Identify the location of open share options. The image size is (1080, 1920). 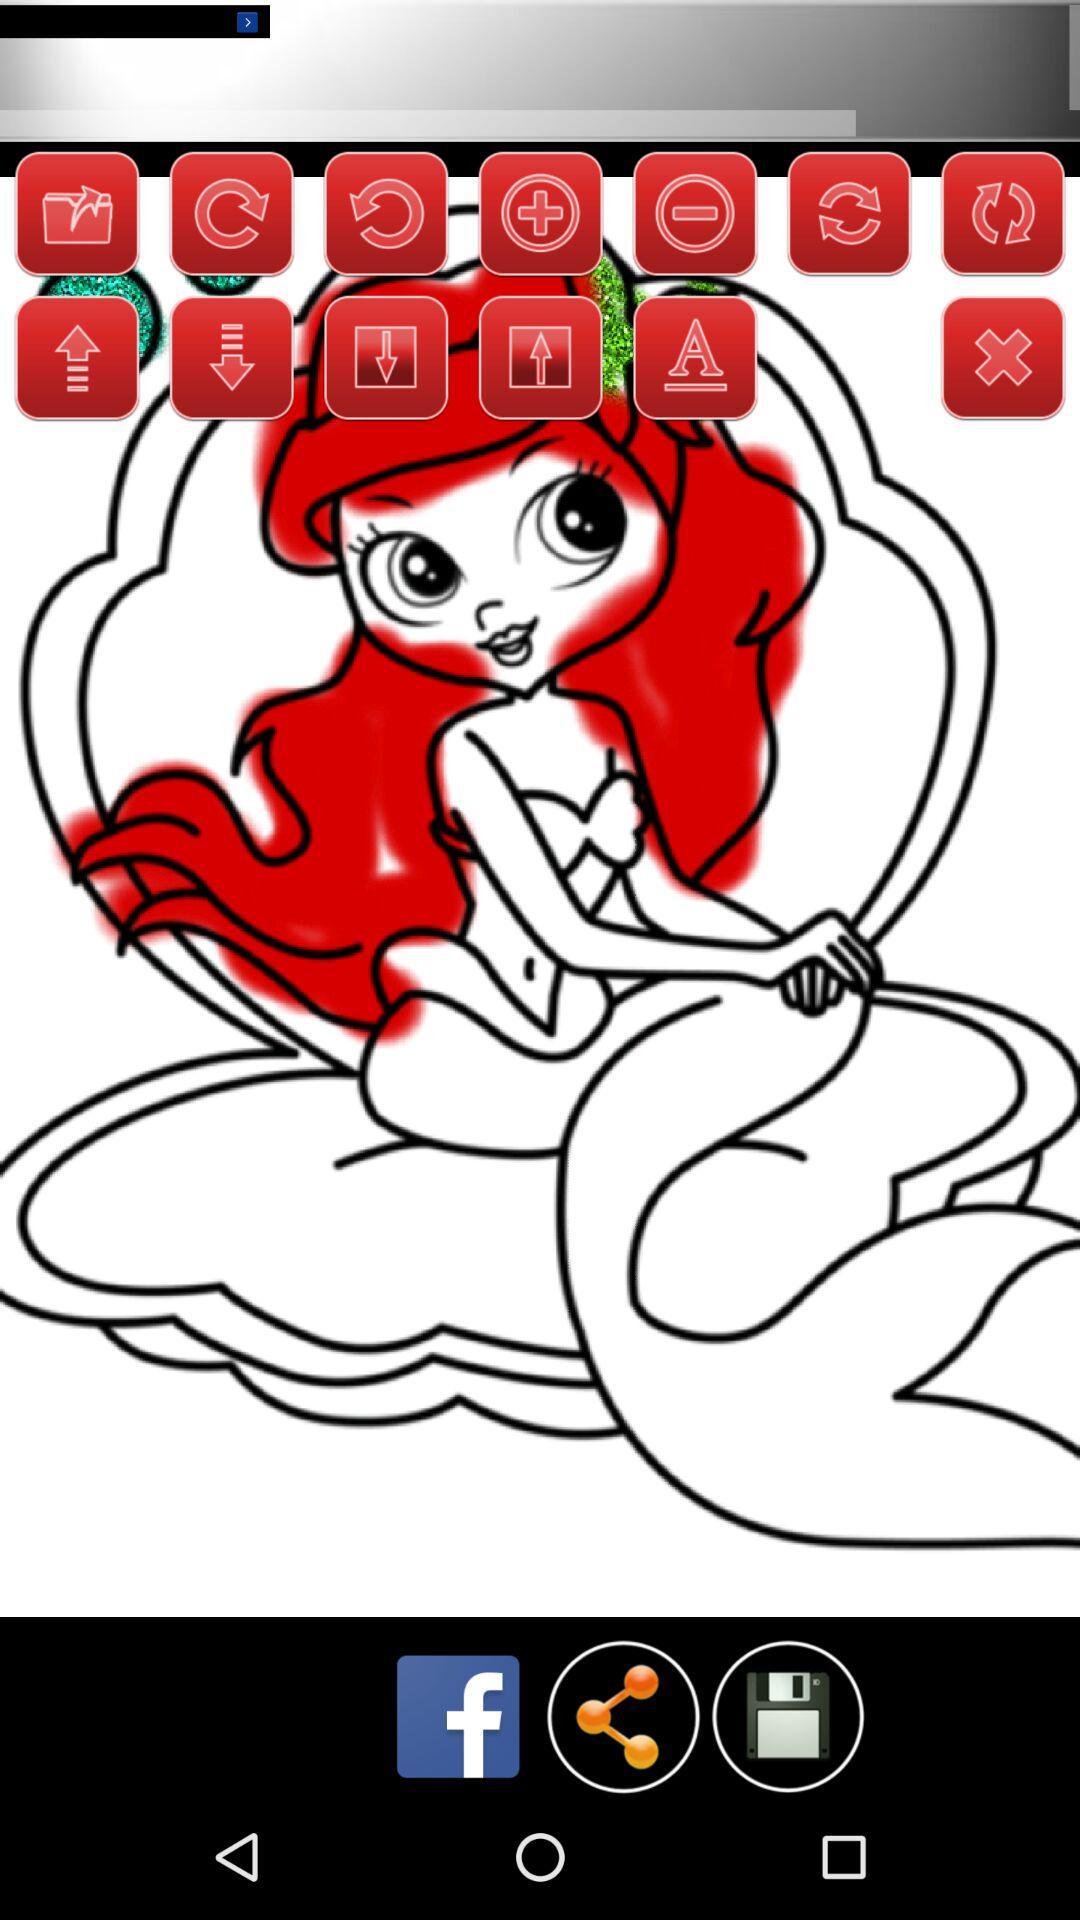
(622, 1715).